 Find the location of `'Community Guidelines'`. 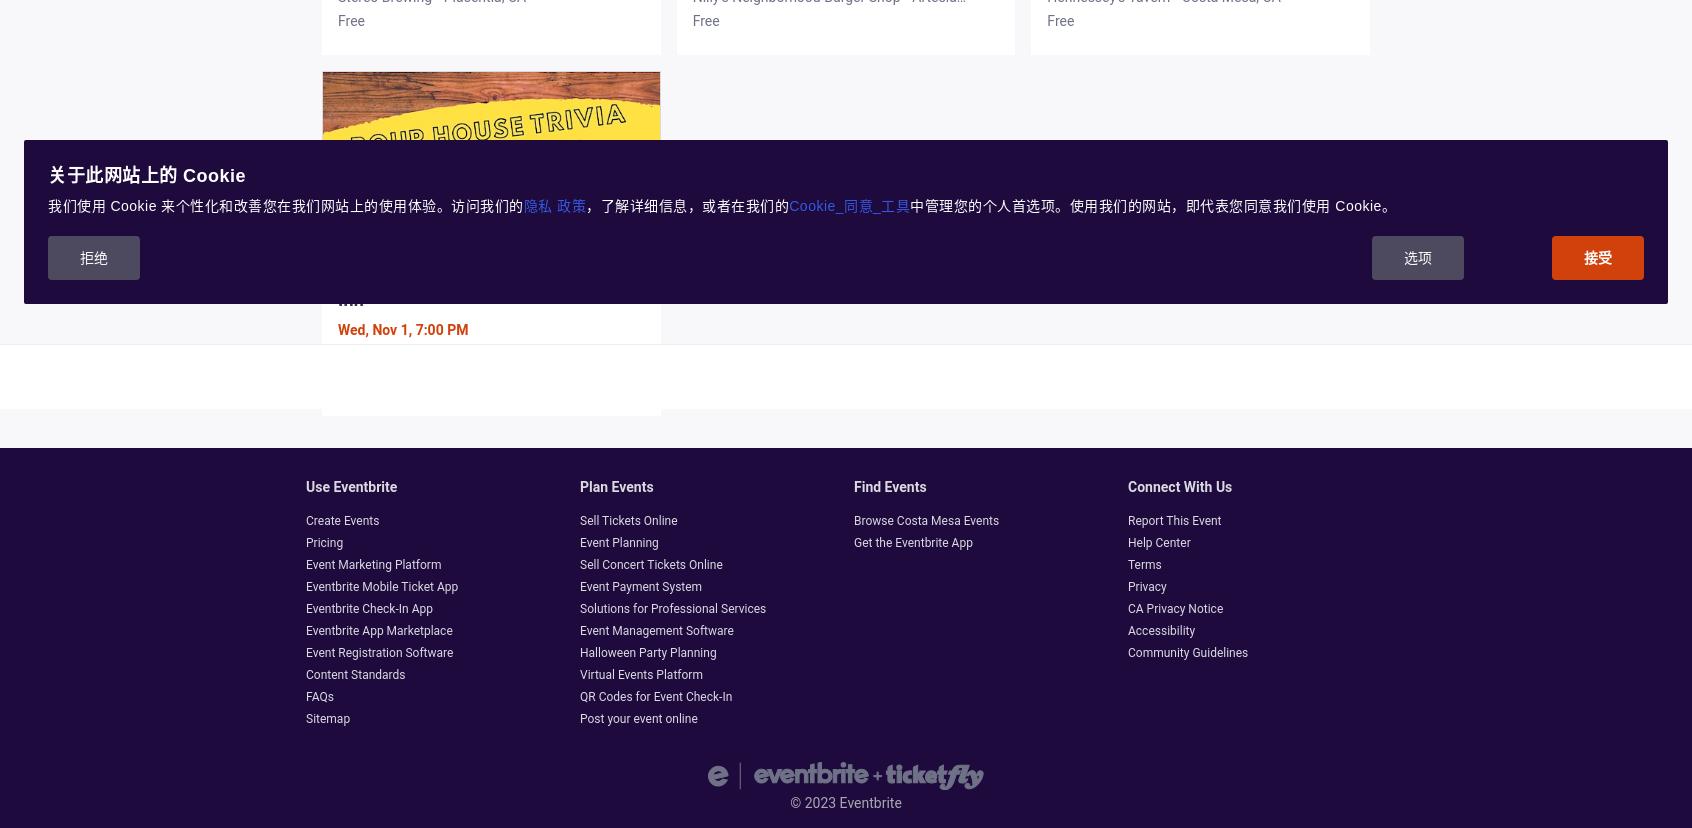

'Community Guidelines' is located at coordinates (1186, 652).